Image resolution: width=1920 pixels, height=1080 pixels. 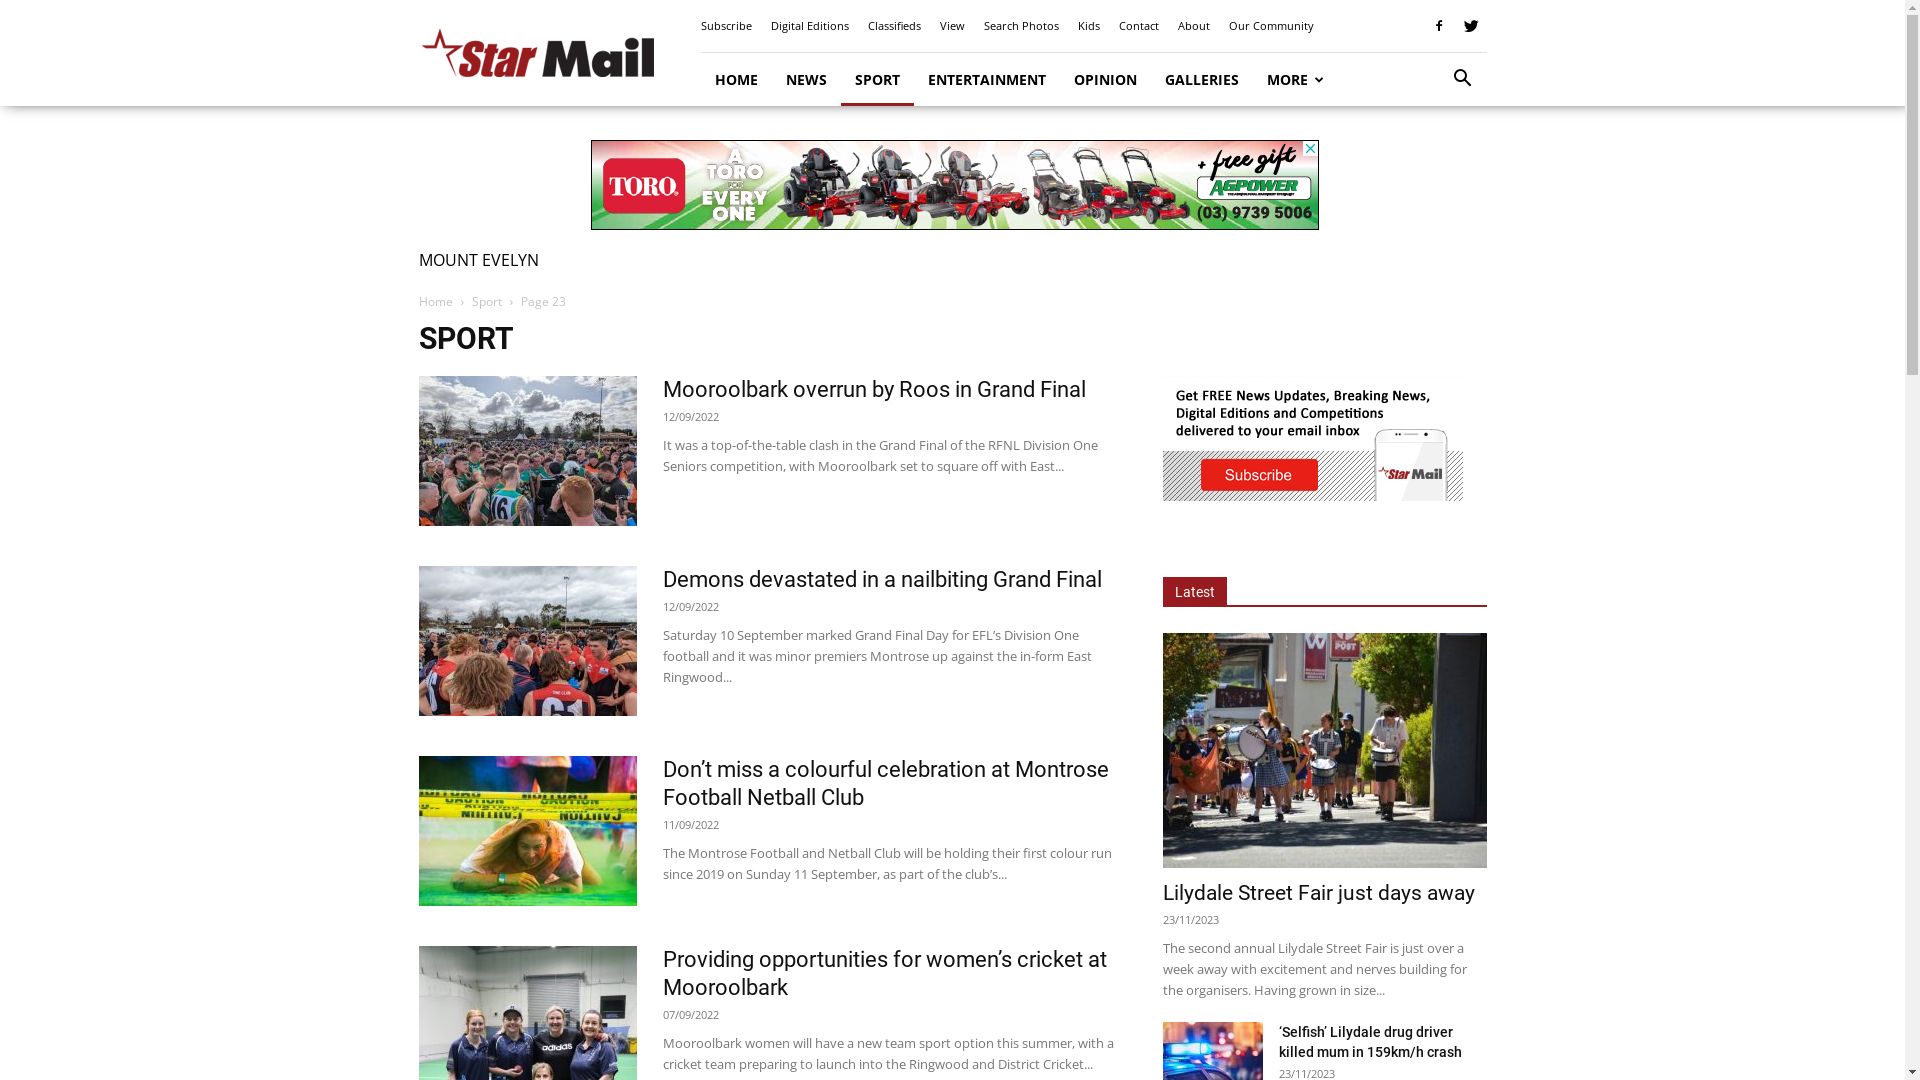 What do you see at coordinates (486, 301) in the screenshot?
I see `'Sport'` at bounding box center [486, 301].